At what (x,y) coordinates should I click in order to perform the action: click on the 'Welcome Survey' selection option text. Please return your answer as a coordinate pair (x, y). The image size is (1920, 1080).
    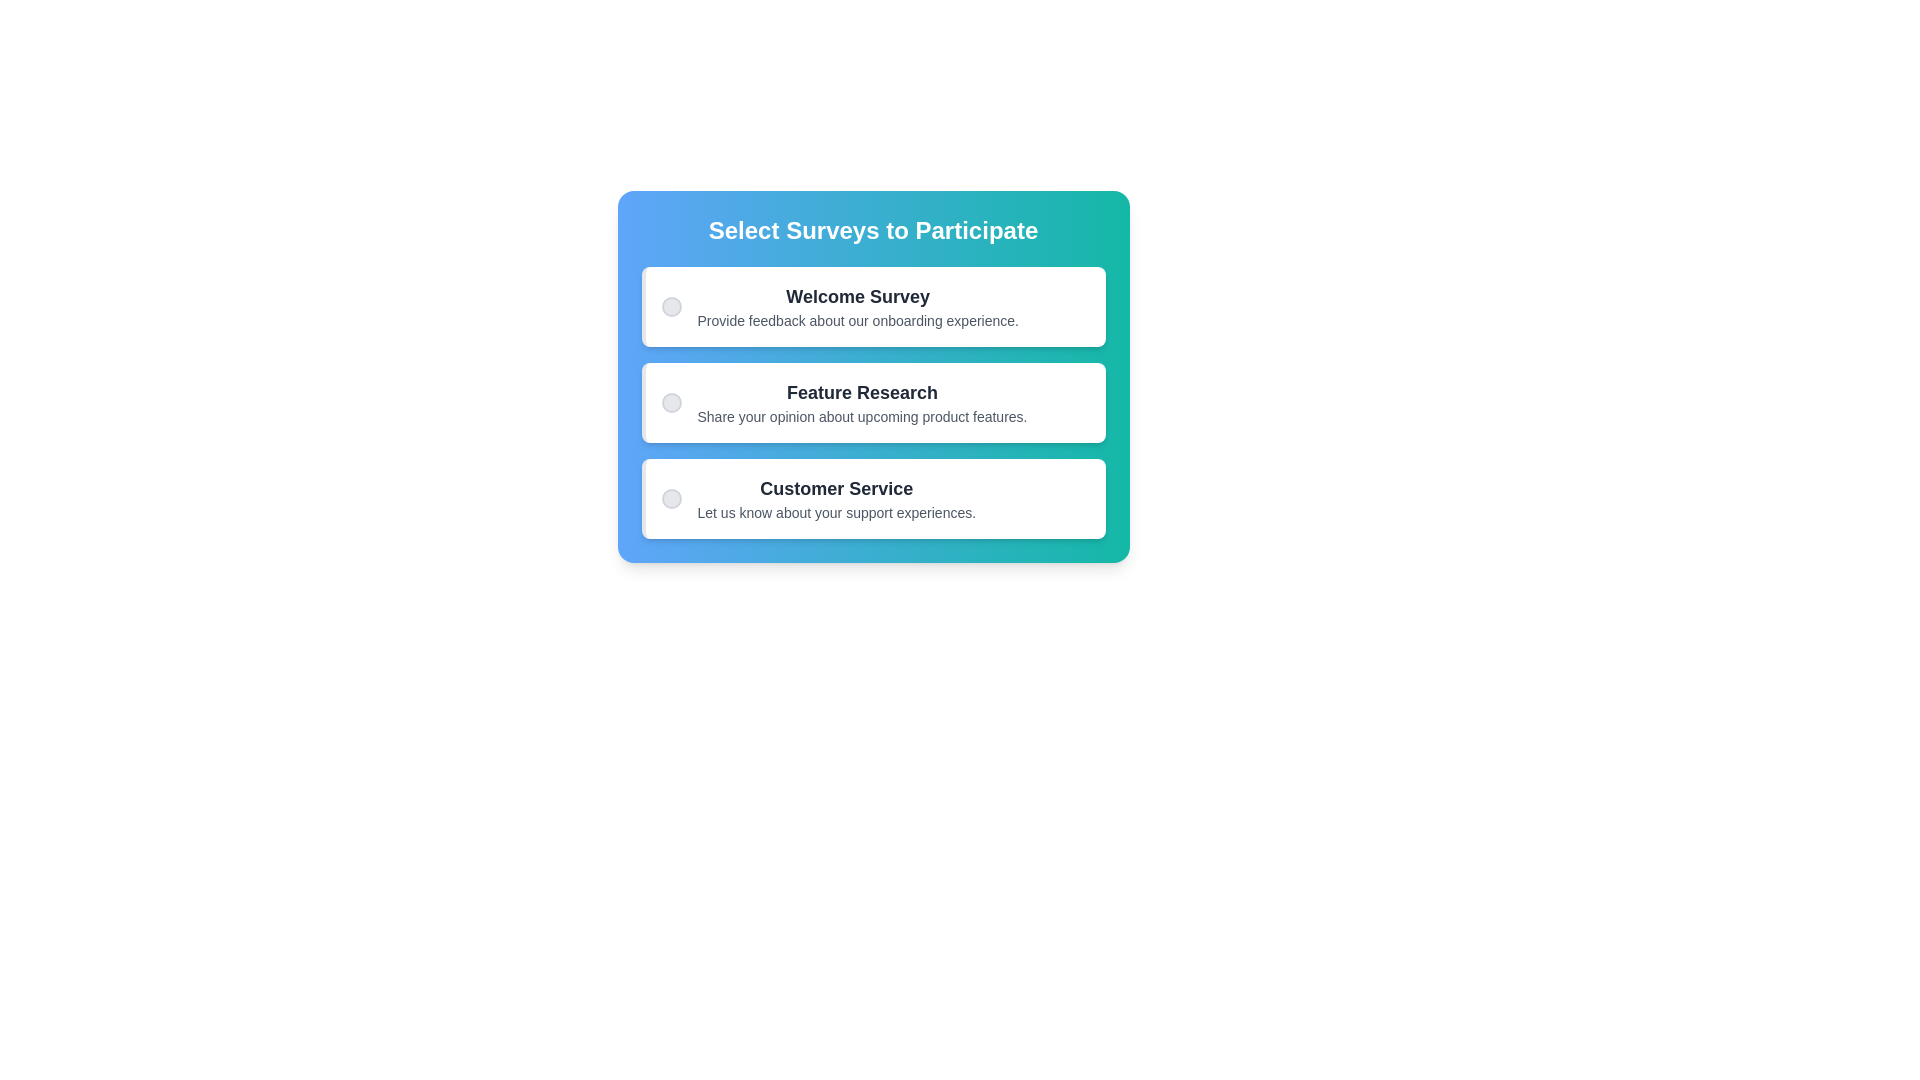
    Looking at the image, I should click on (840, 307).